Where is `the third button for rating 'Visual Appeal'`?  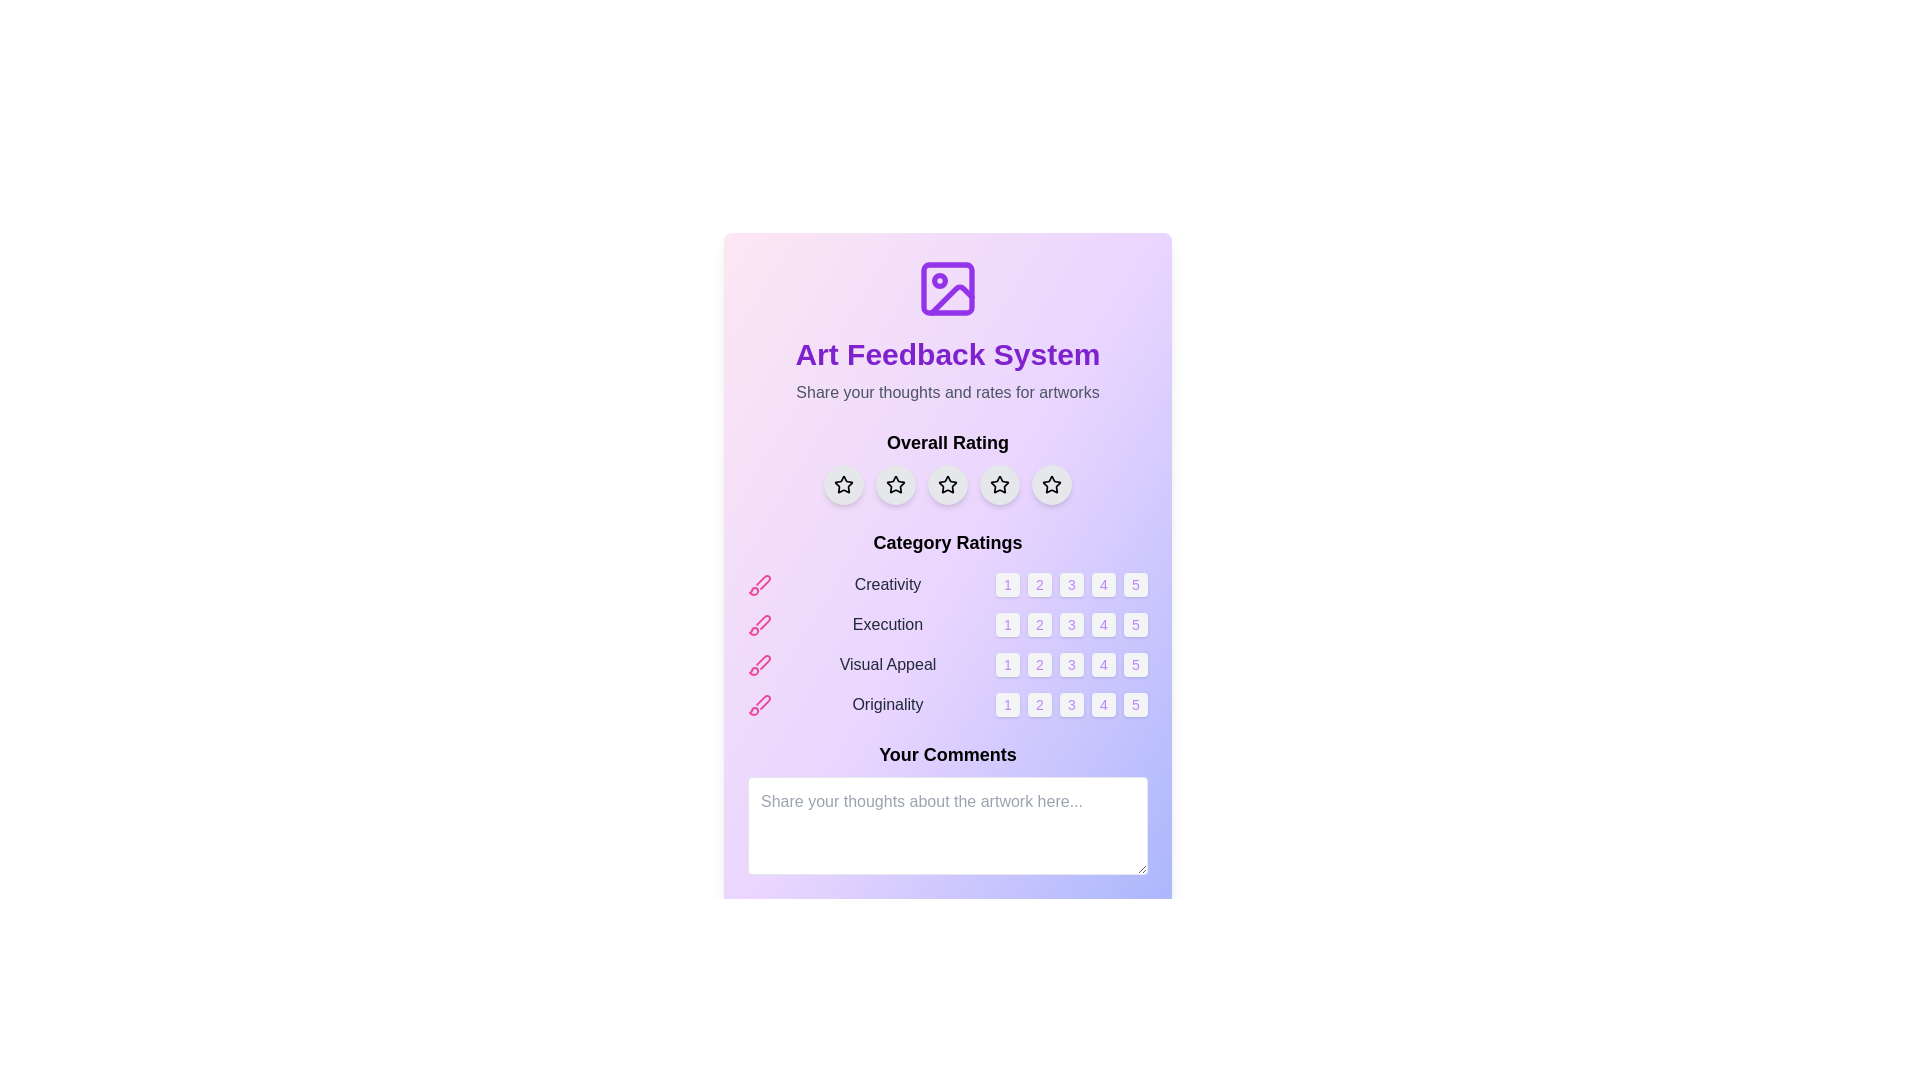 the third button for rating 'Visual Appeal' is located at coordinates (1070, 664).